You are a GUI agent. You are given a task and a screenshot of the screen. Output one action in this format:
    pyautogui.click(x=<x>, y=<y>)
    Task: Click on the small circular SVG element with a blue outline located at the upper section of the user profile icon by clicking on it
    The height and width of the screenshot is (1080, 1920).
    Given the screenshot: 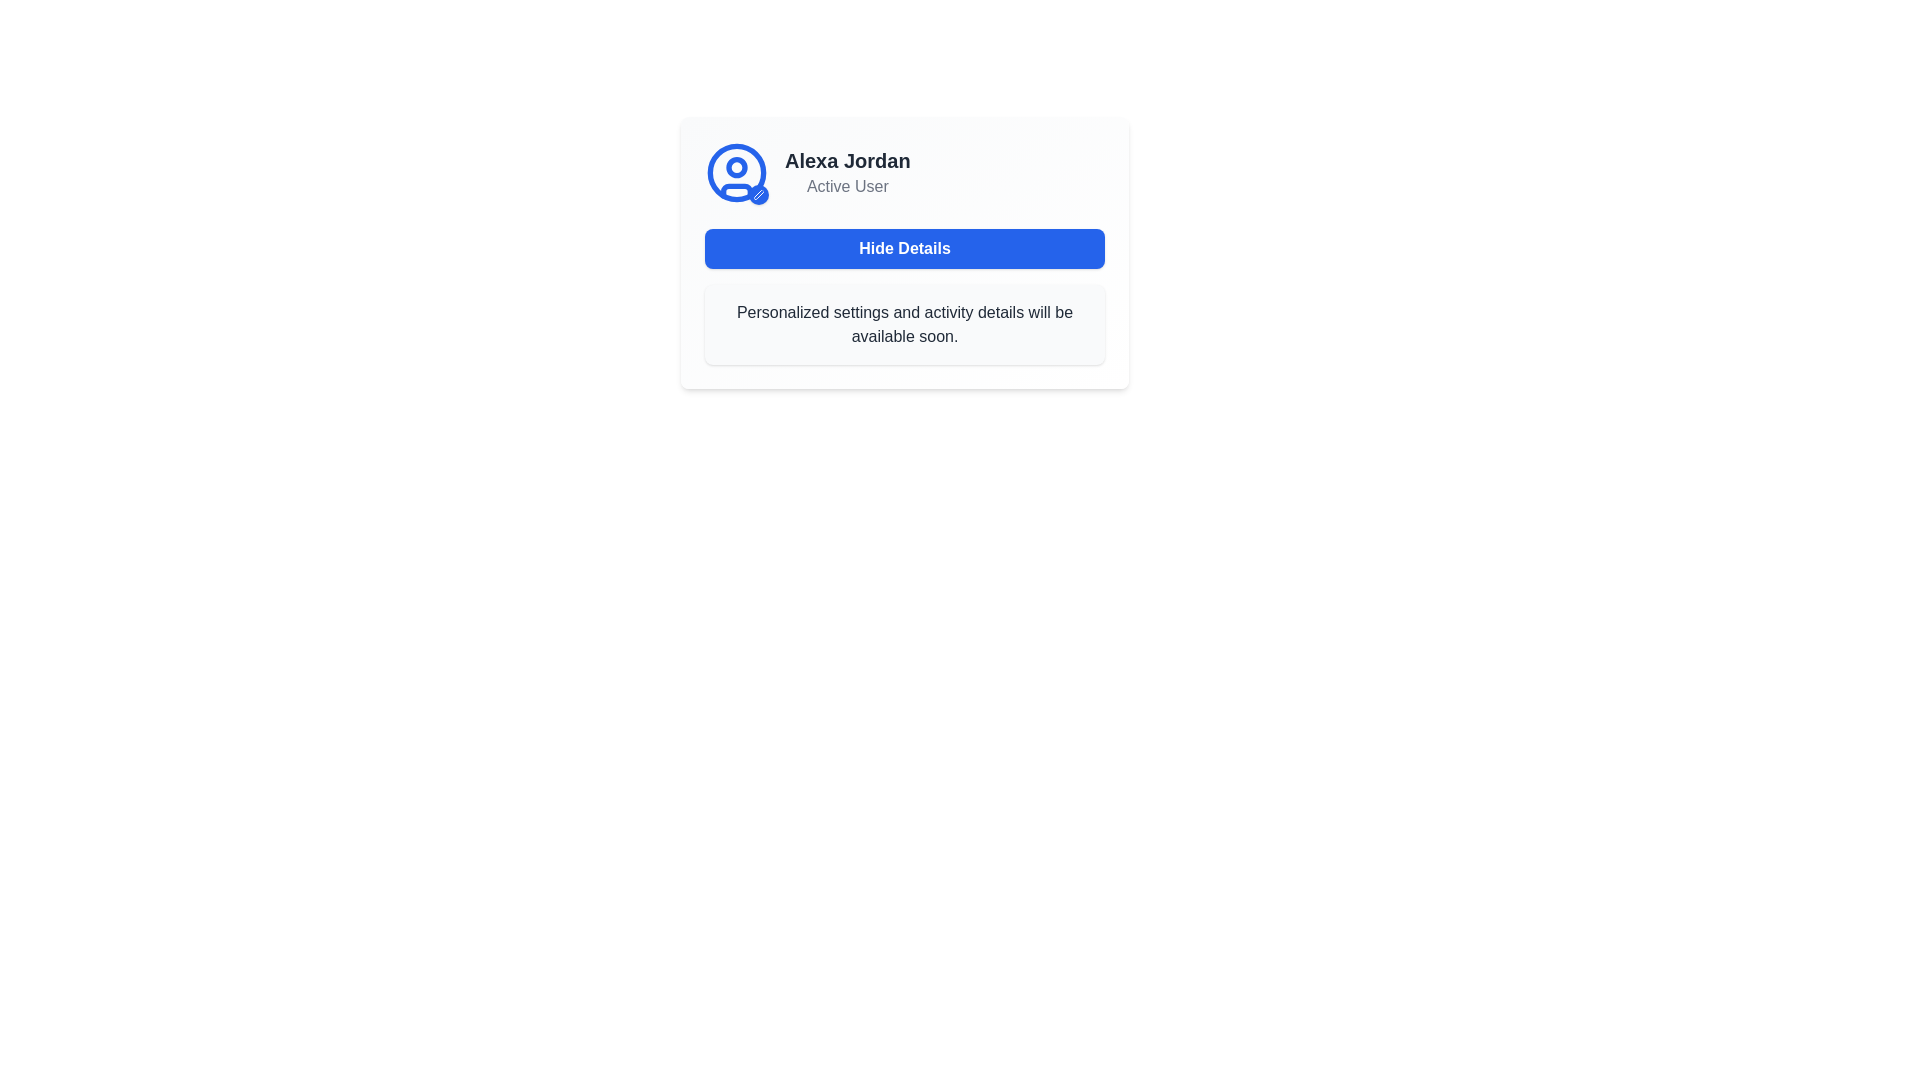 What is the action you would take?
    pyautogui.click(x=736, y=165)
    